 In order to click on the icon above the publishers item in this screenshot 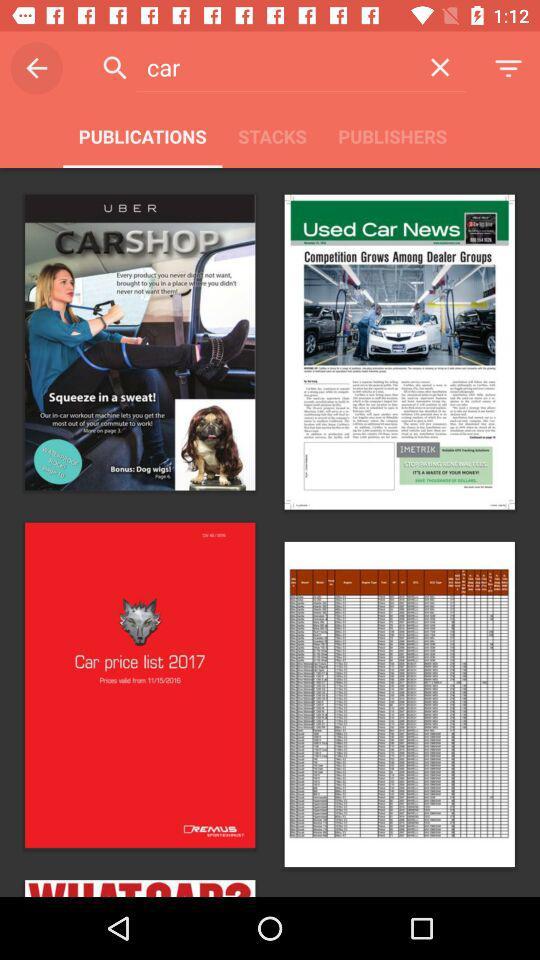, I will do `click(440, 67)`.